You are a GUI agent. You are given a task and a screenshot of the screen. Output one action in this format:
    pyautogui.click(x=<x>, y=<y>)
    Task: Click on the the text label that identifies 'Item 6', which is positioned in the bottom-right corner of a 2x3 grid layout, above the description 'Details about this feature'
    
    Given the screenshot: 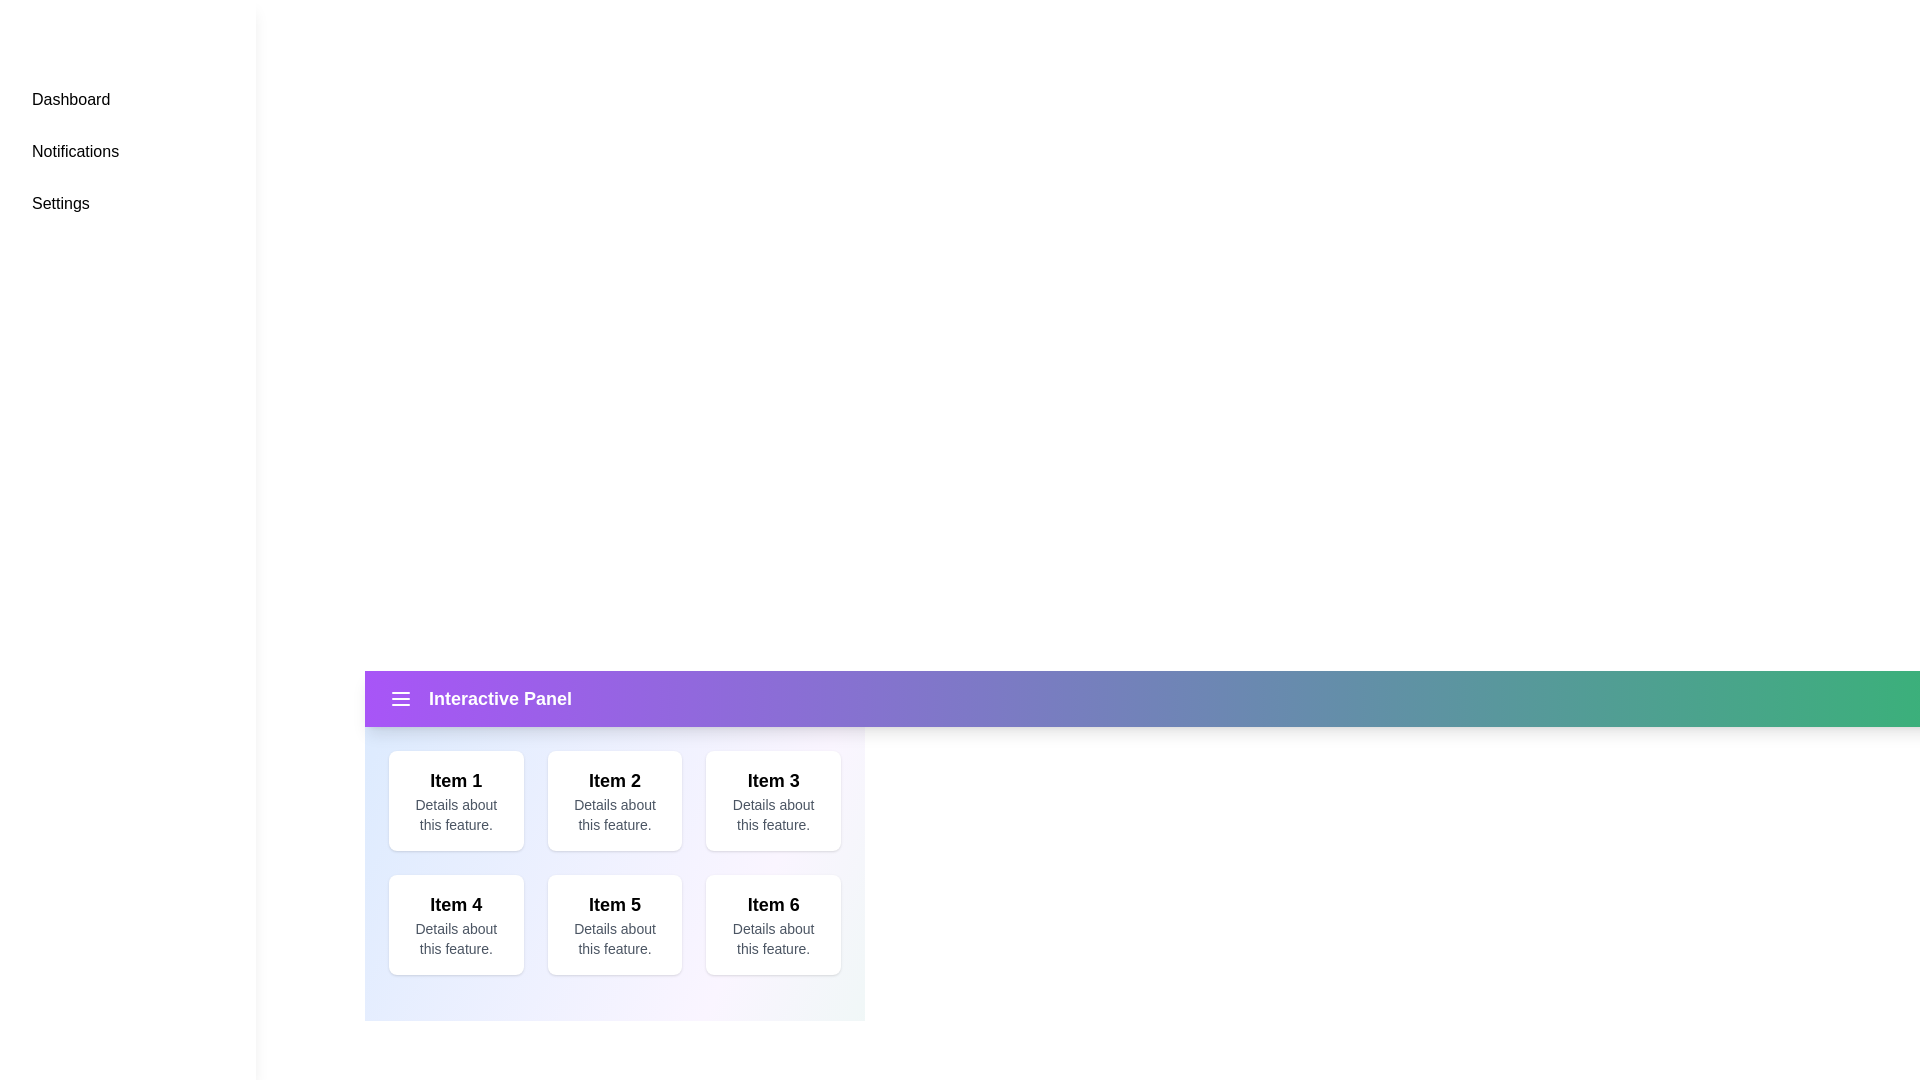 What is the action you would take?
    pyautogui.click(x=772, y=905)
    